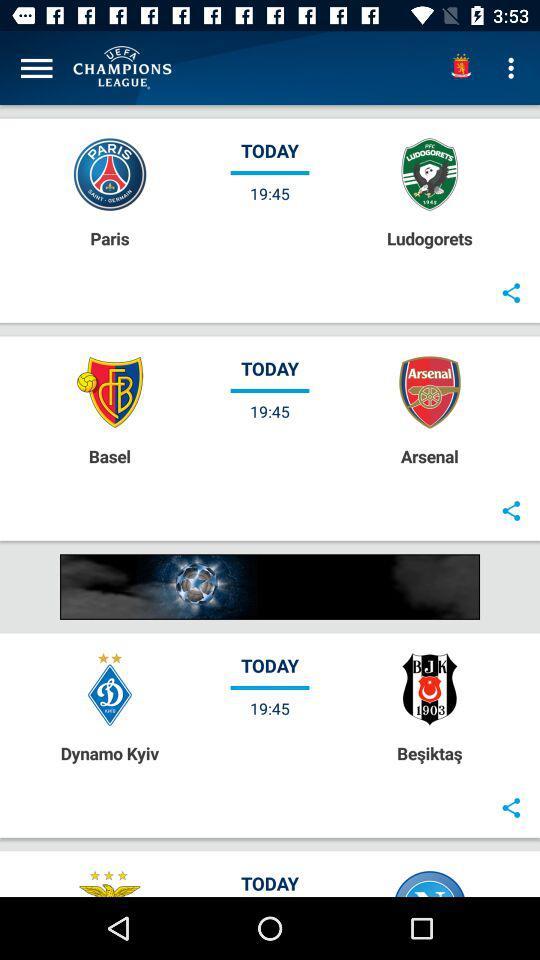  I want to click on open menu list, so click(36, 68).